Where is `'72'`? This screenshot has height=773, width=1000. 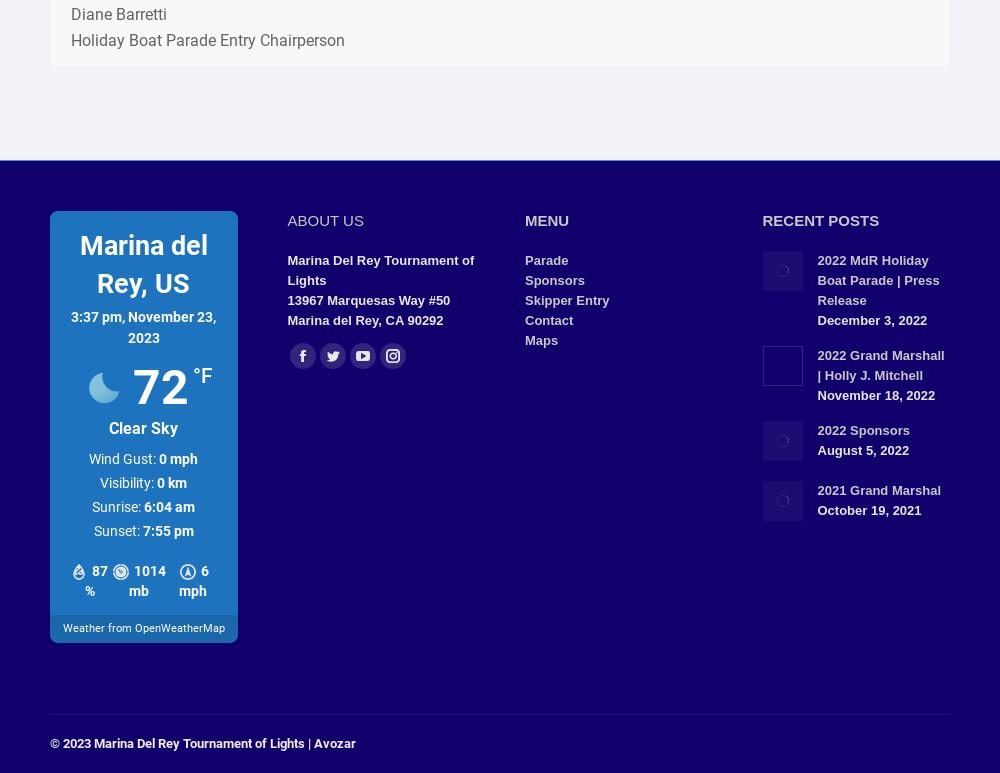 '72' is located at coordinates (160, 386).